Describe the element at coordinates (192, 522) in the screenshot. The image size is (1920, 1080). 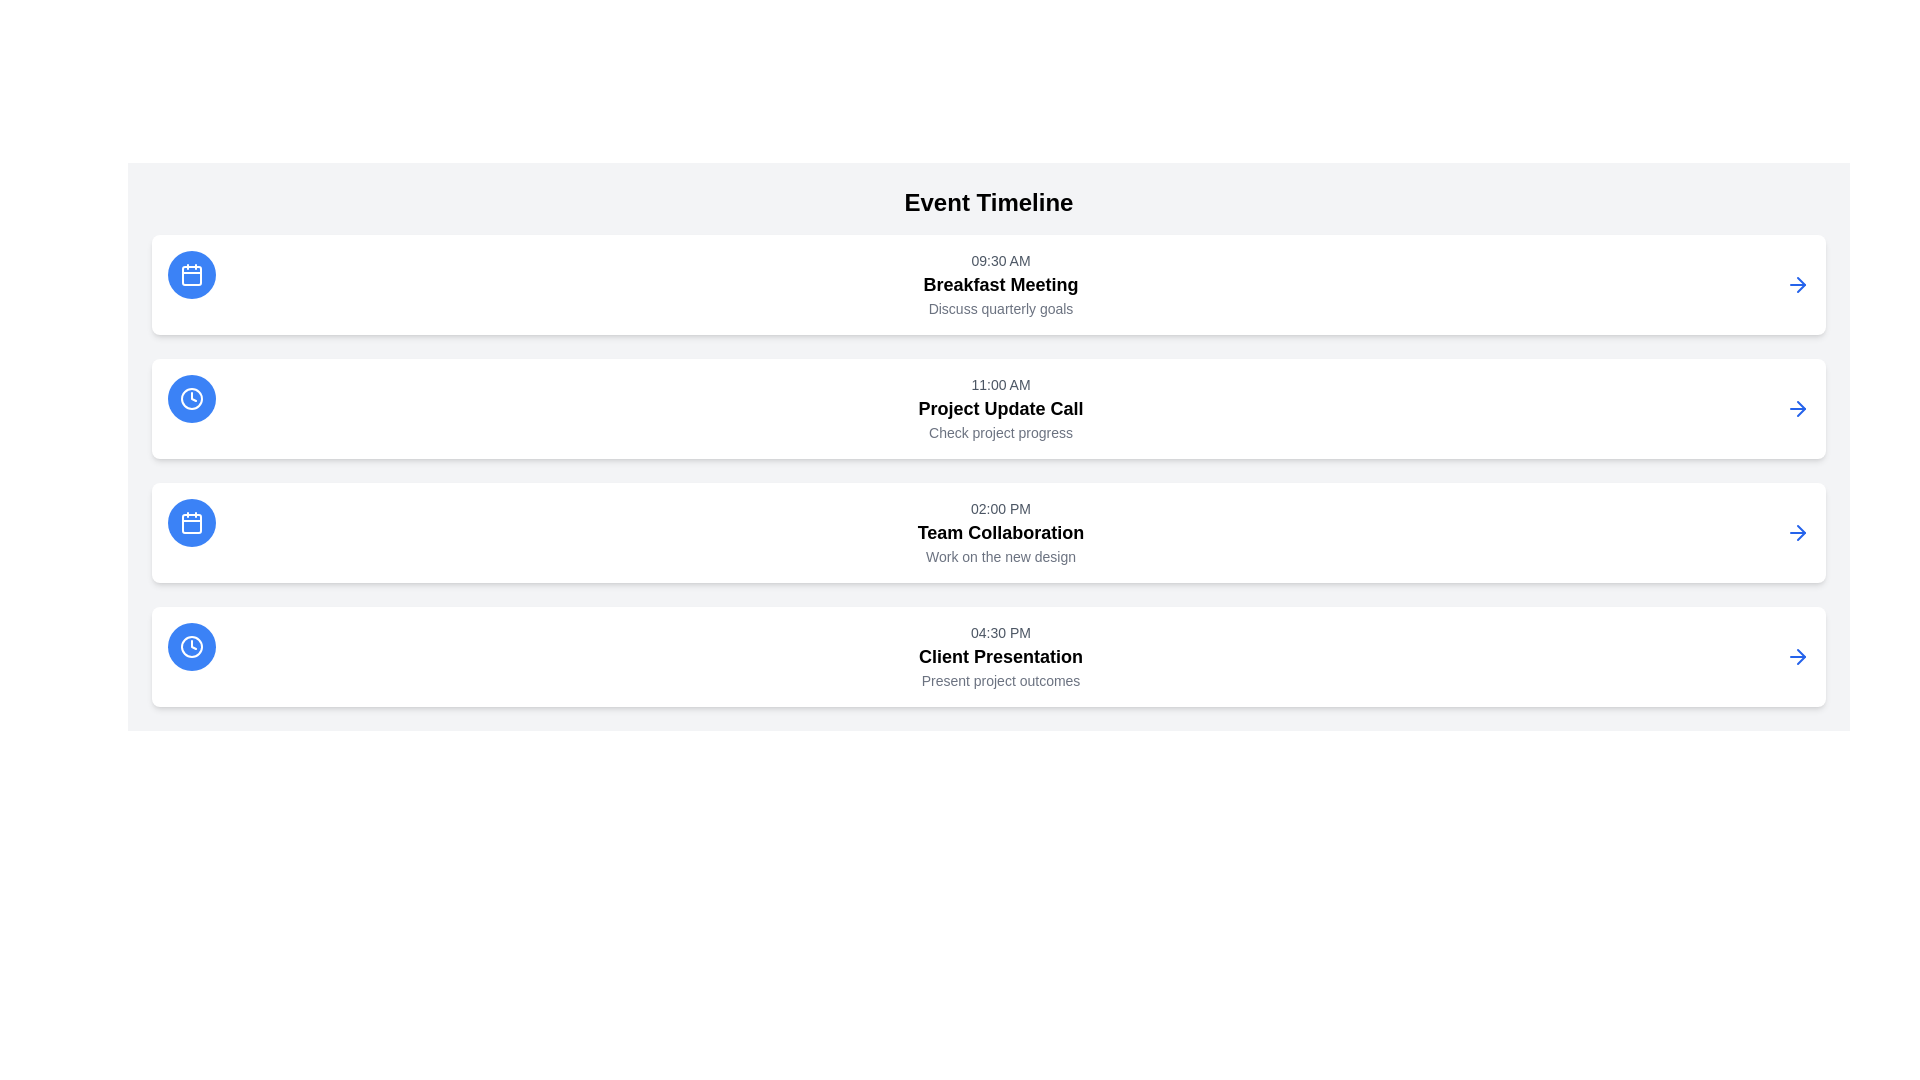
I see `the leftmost icon in the third event card from the top, which indicates a calendar-related event, positioned to the left of the text '02:00 PM', 'Team Collaboration', and 'Work on the new design'` at that location.